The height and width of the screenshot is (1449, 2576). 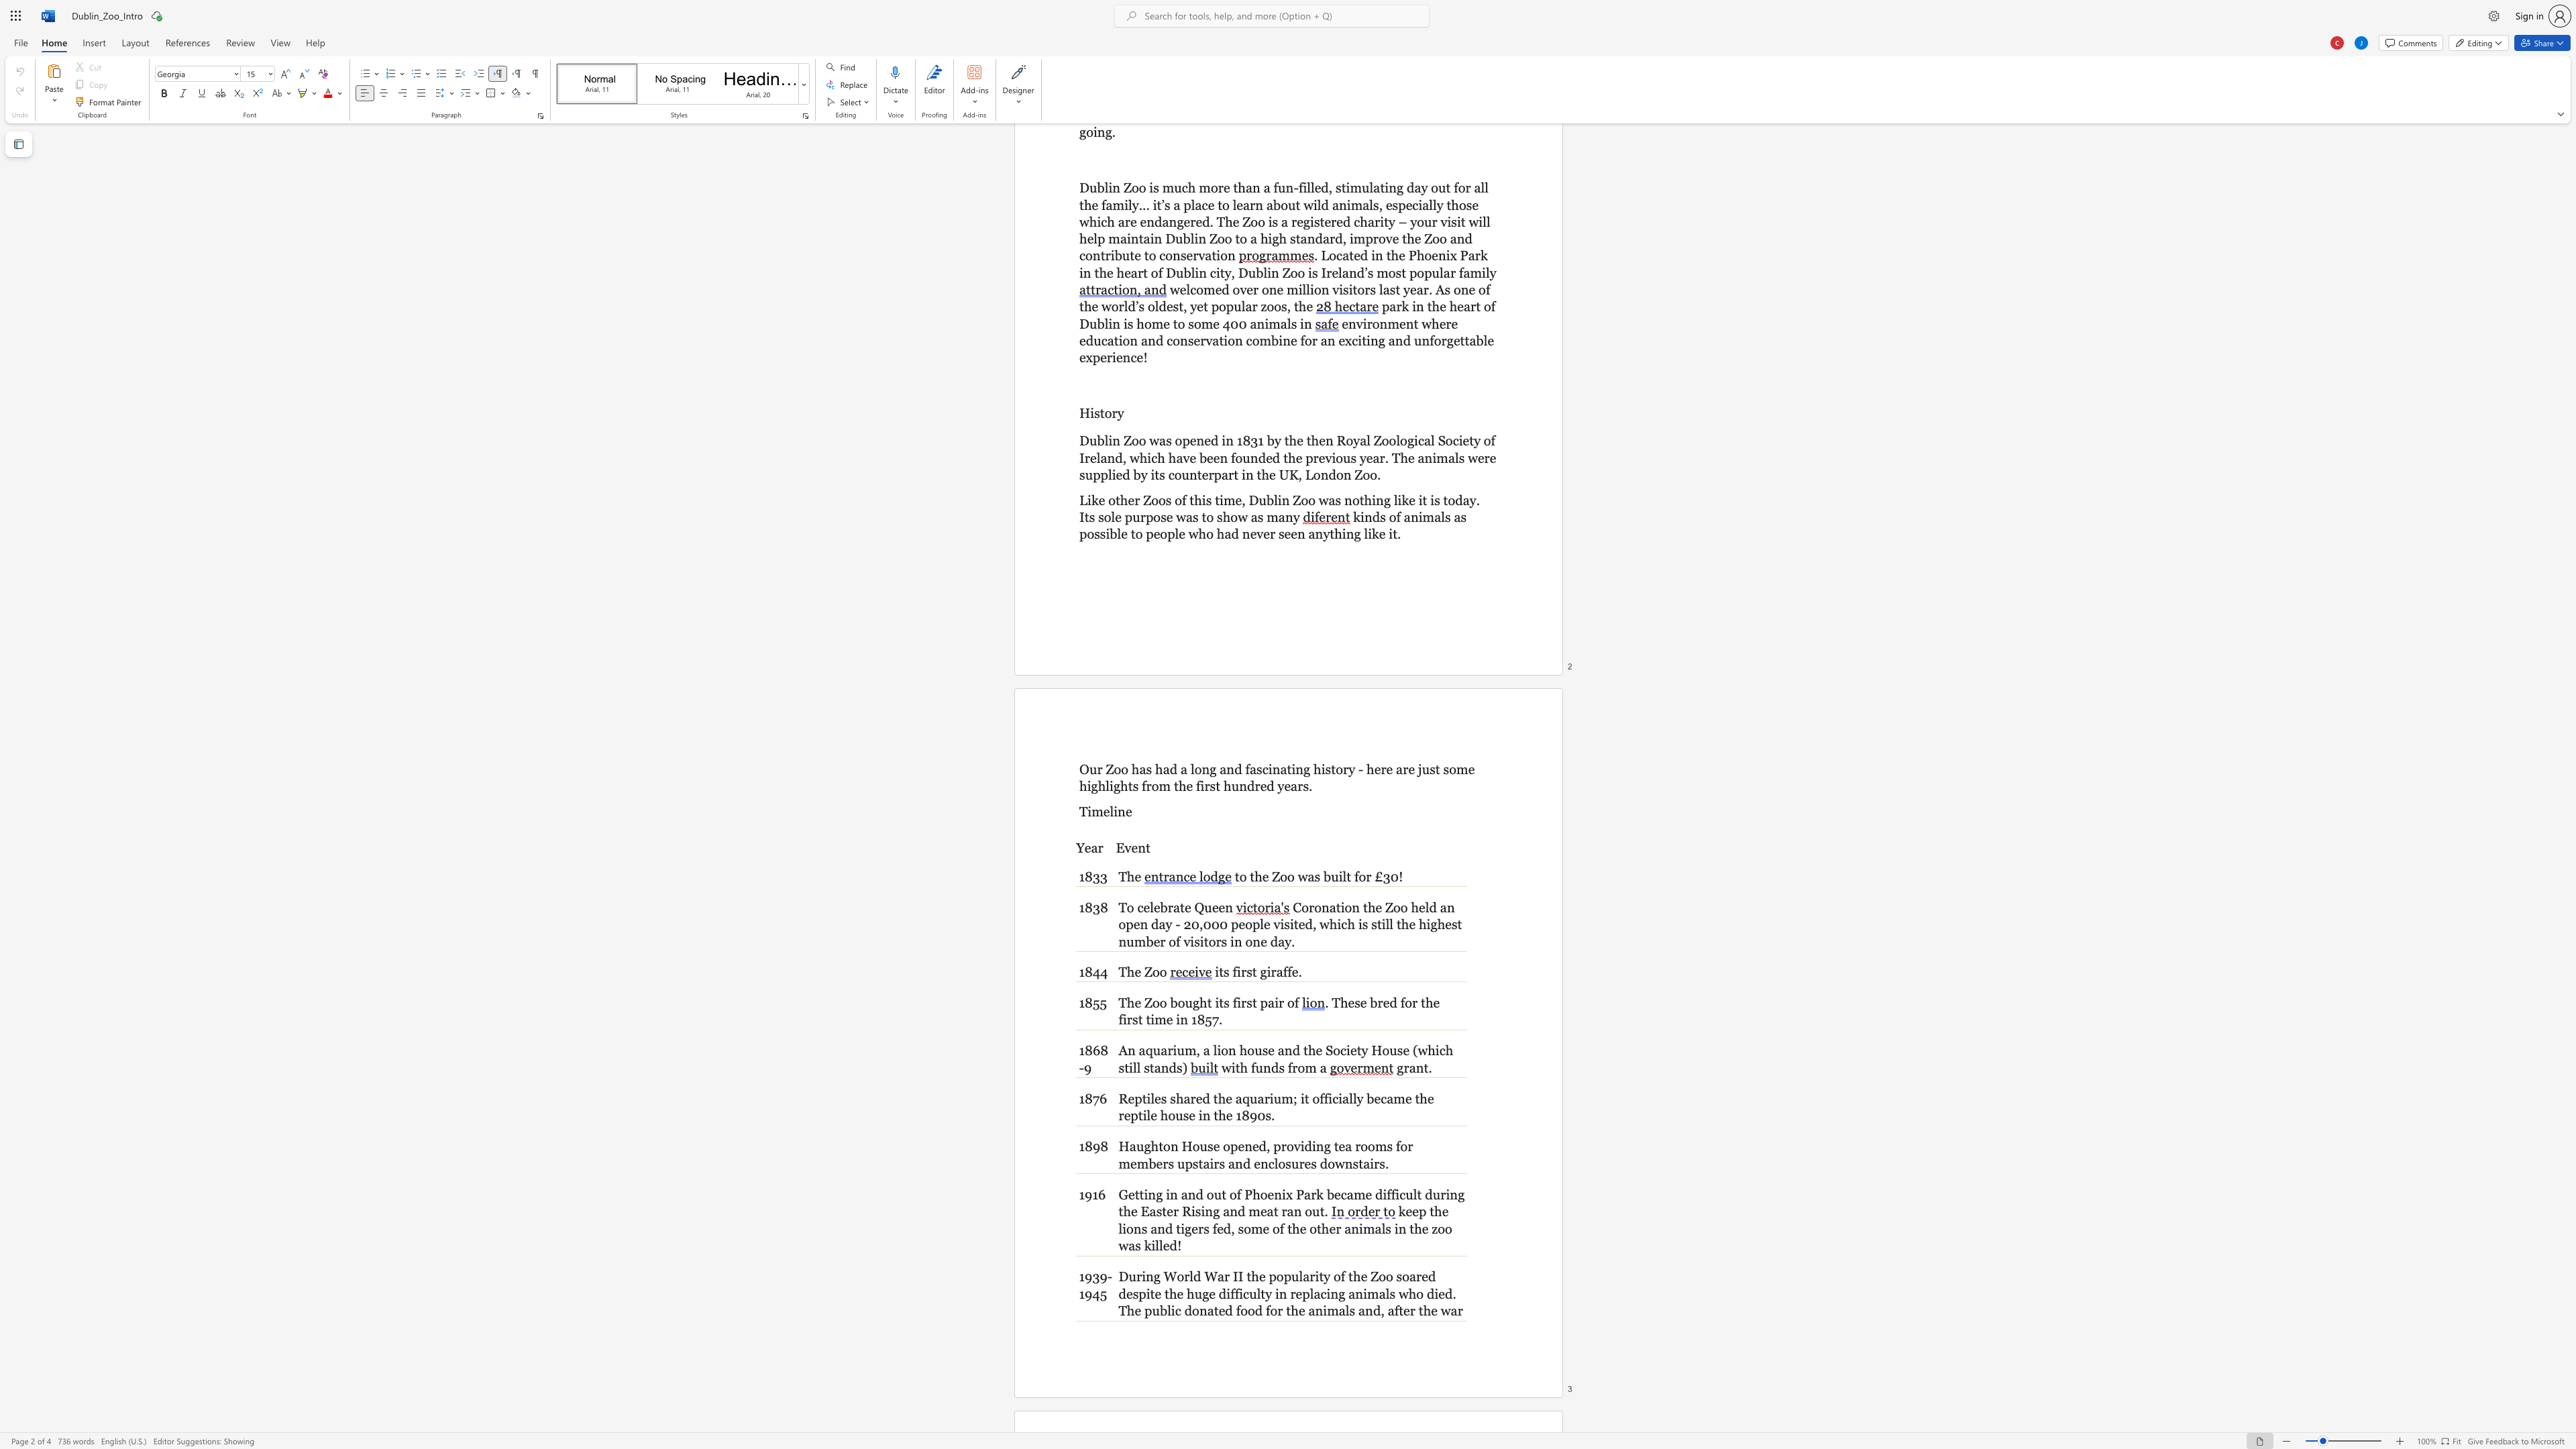 What do you see at coordinates (1122, 1018) in the screenshot?
I see `the subset text "irst time in 185" within the text ". These bred for the first time in 1857."` at bounding box center [1122, 1018].